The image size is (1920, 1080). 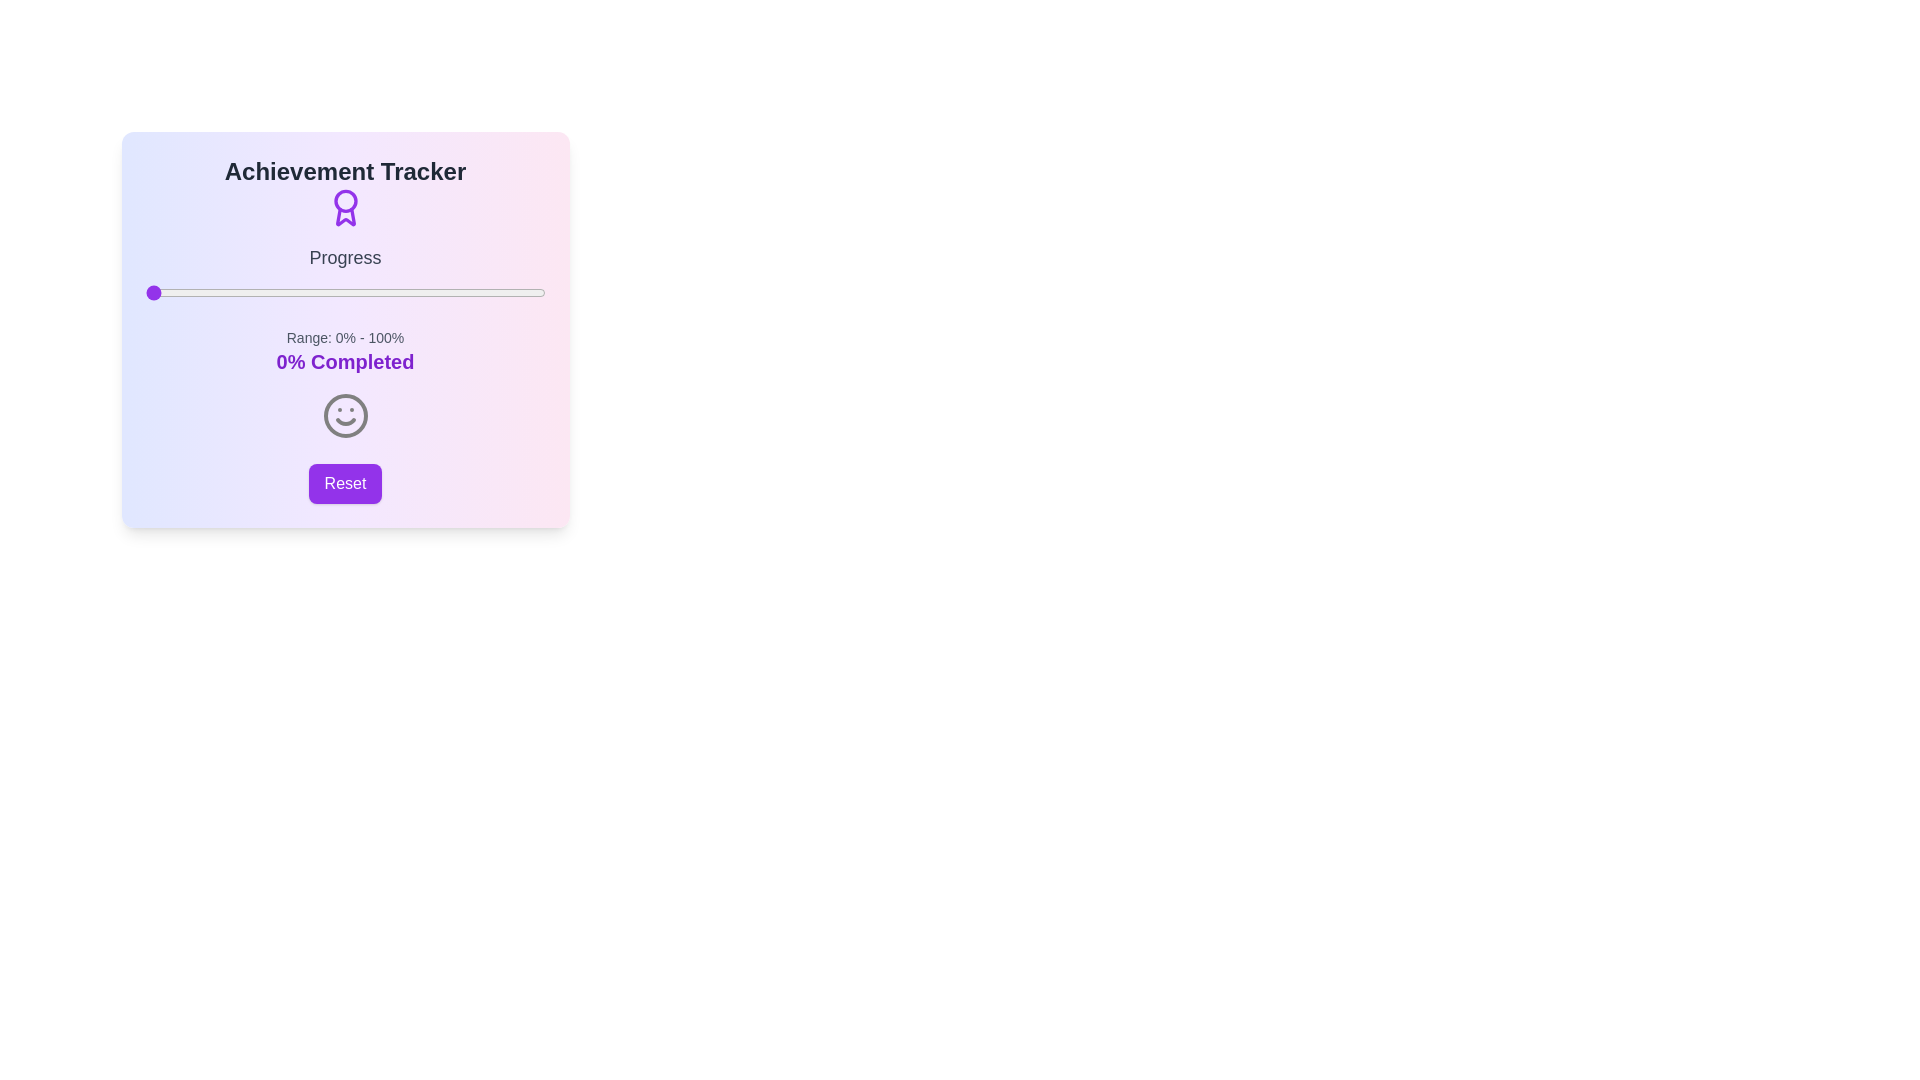 What do you see at coordinates (440, 293) in the screenshot?
I see `the progress slider to 74%` at bounding box center [440, 293].